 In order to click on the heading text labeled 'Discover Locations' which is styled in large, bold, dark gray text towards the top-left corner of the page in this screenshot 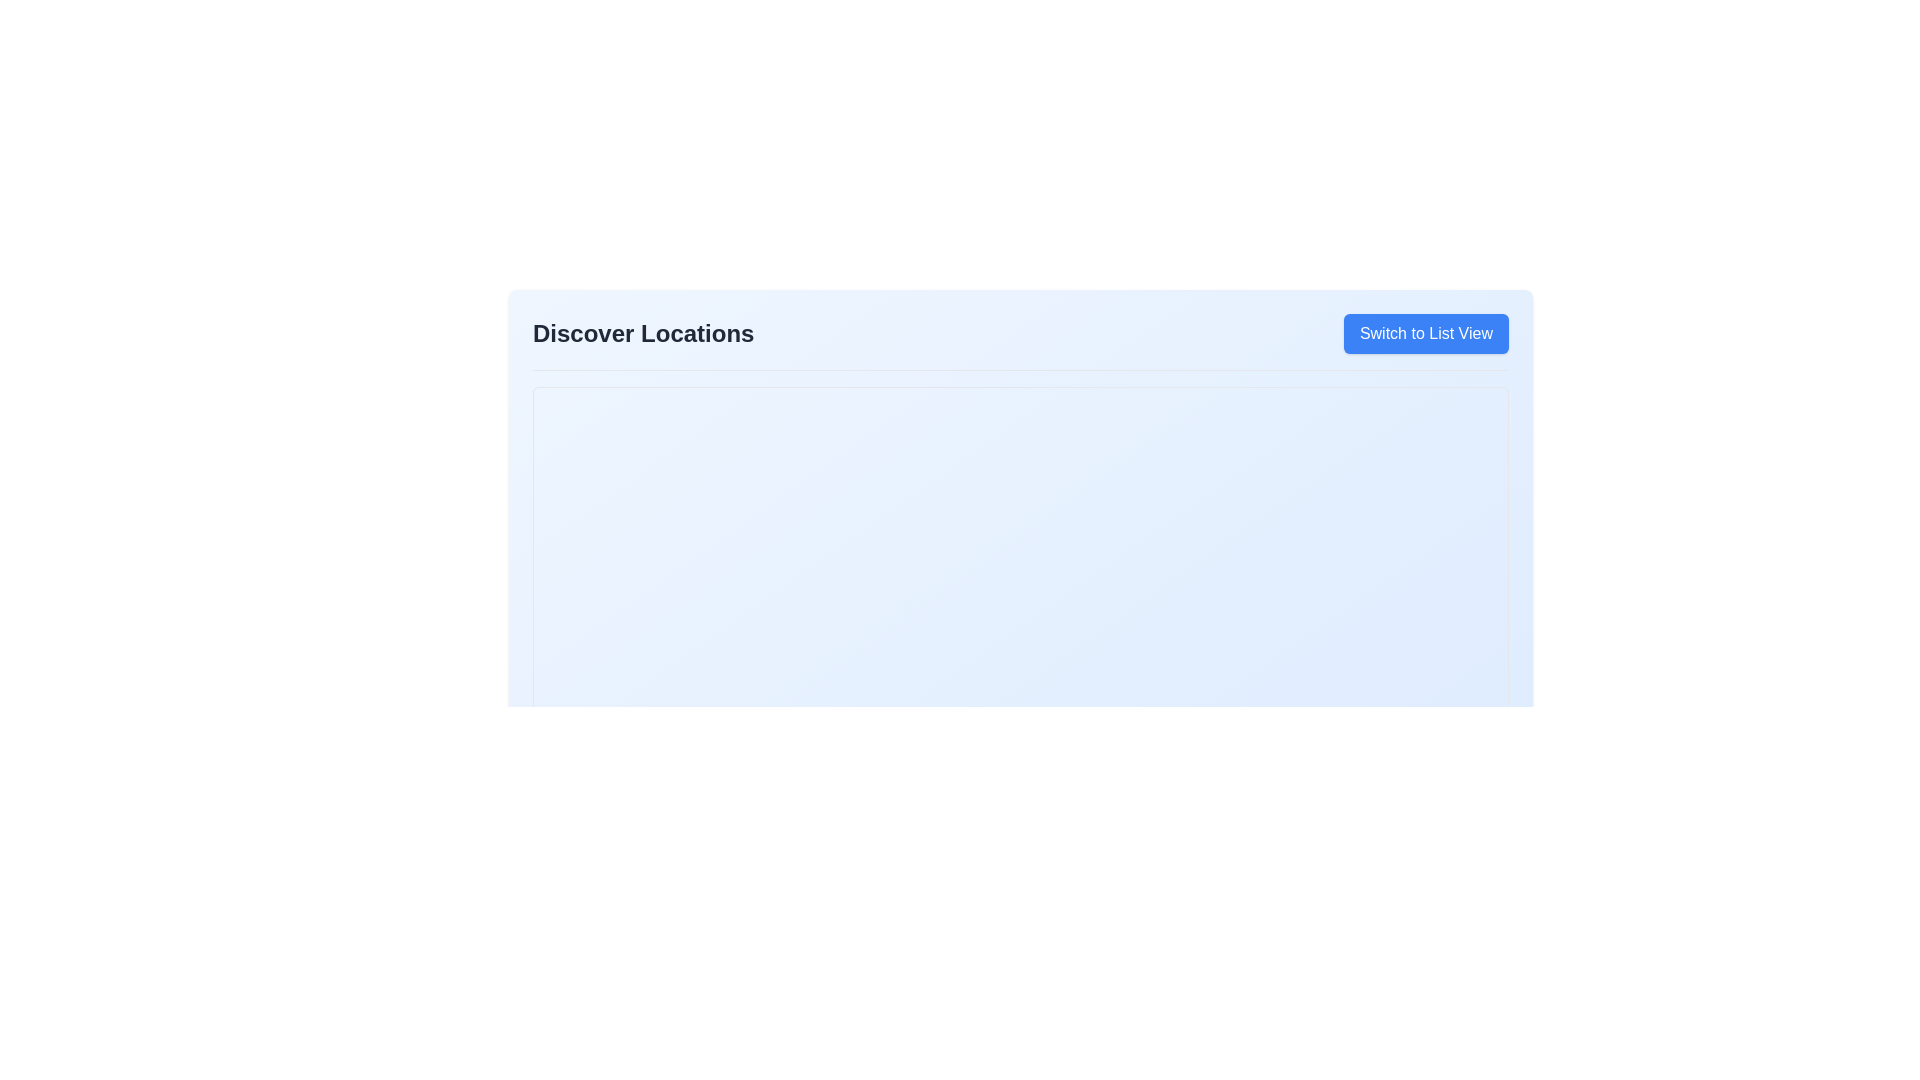, I will do `click(643, 333)`.